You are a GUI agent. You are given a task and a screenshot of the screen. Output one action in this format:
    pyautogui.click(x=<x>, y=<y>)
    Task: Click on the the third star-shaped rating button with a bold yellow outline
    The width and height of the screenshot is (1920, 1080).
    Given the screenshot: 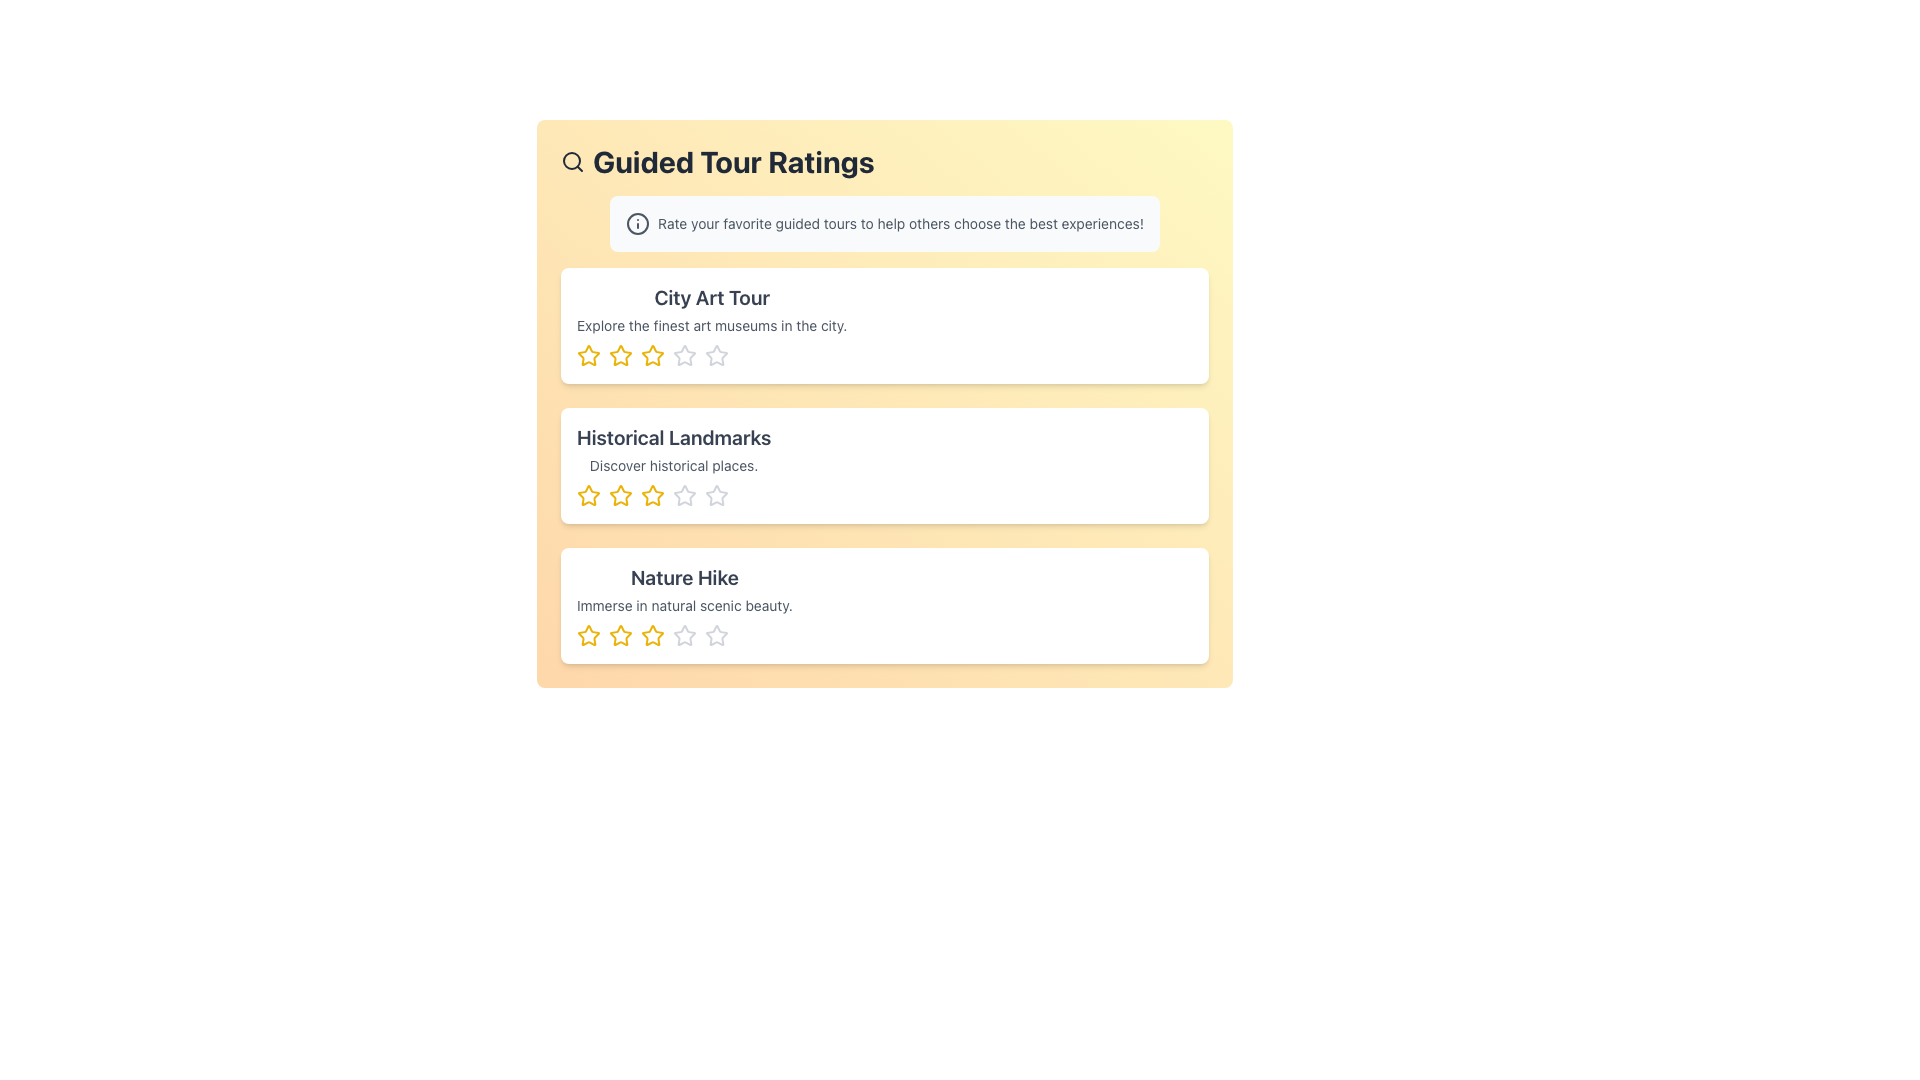 What is the action you would take?
    pyautogui.click(x=652, y=495)
    